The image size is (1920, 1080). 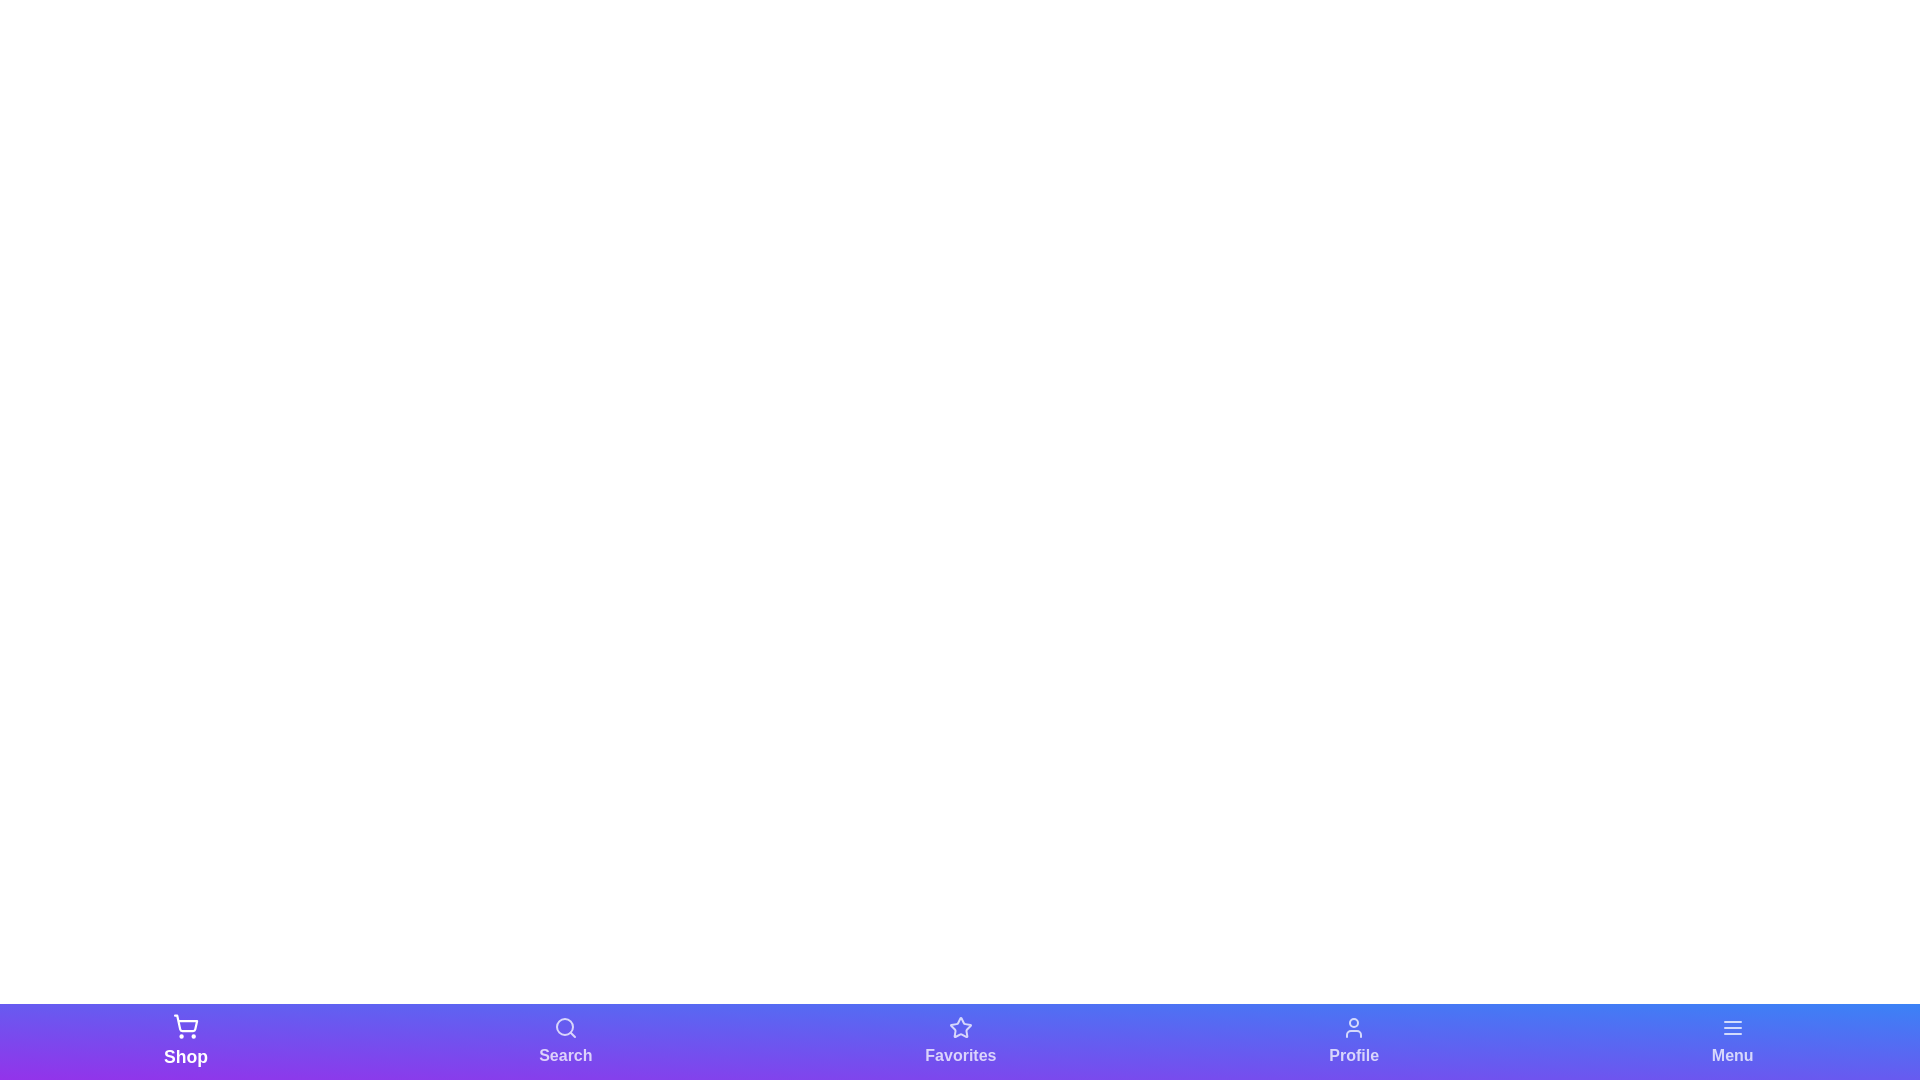 What do you see at coordinates (960, 1040) in the screenshot?
I see `the Favorites tab in the bottom navigation bar` at bounding box center [960, 1040].